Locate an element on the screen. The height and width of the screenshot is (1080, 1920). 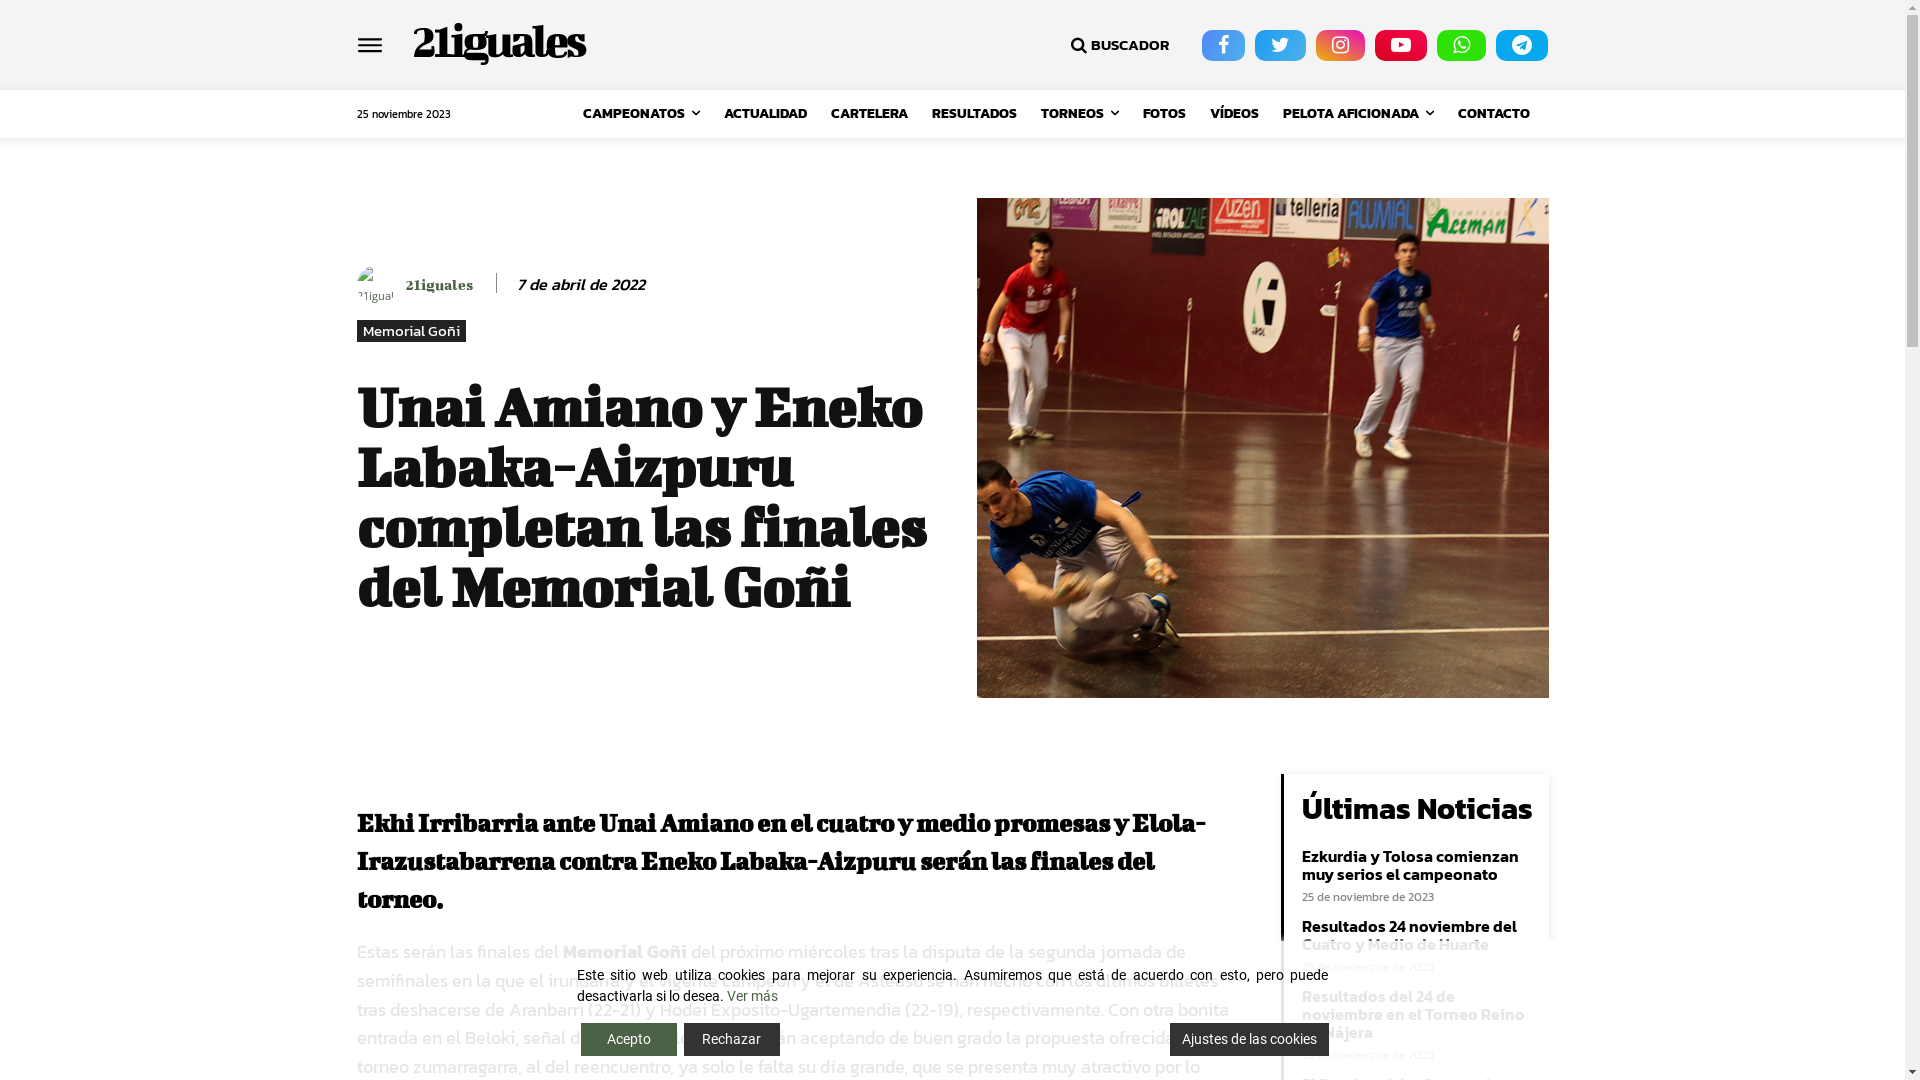
'Acepto' is located at coordinates (627, 1038).